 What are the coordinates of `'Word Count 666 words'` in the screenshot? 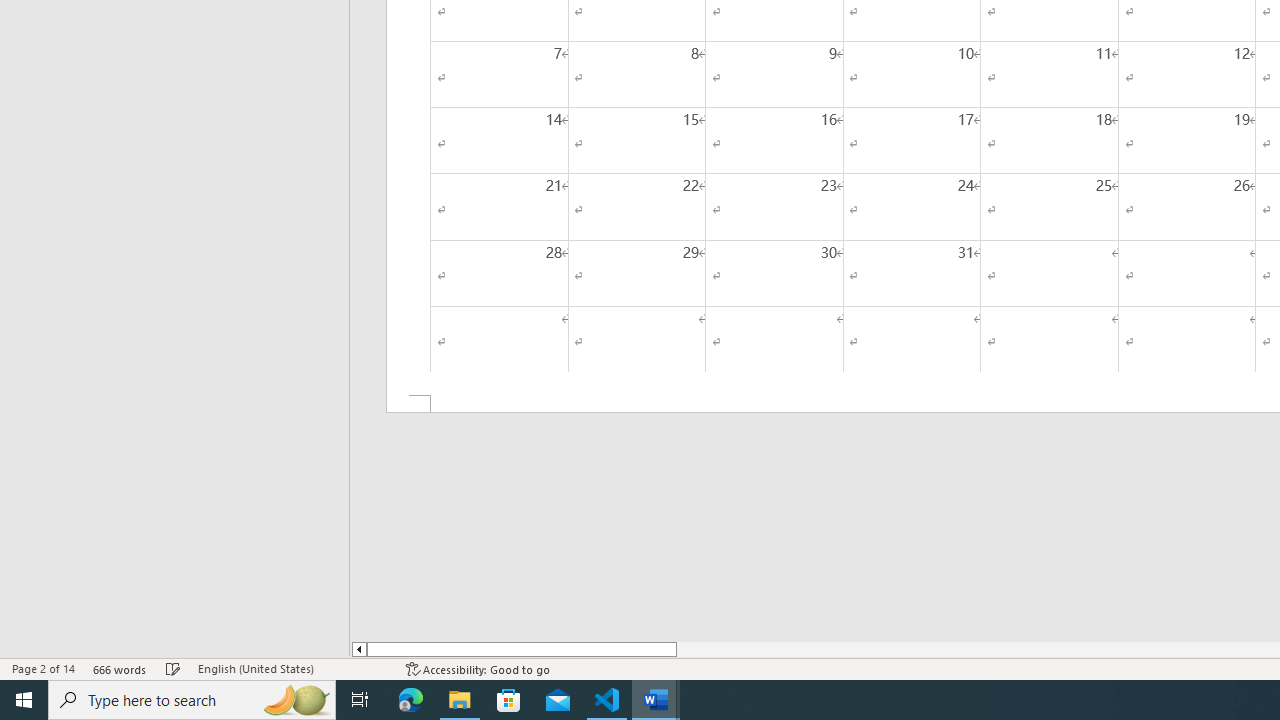 It's located at (119, 669).